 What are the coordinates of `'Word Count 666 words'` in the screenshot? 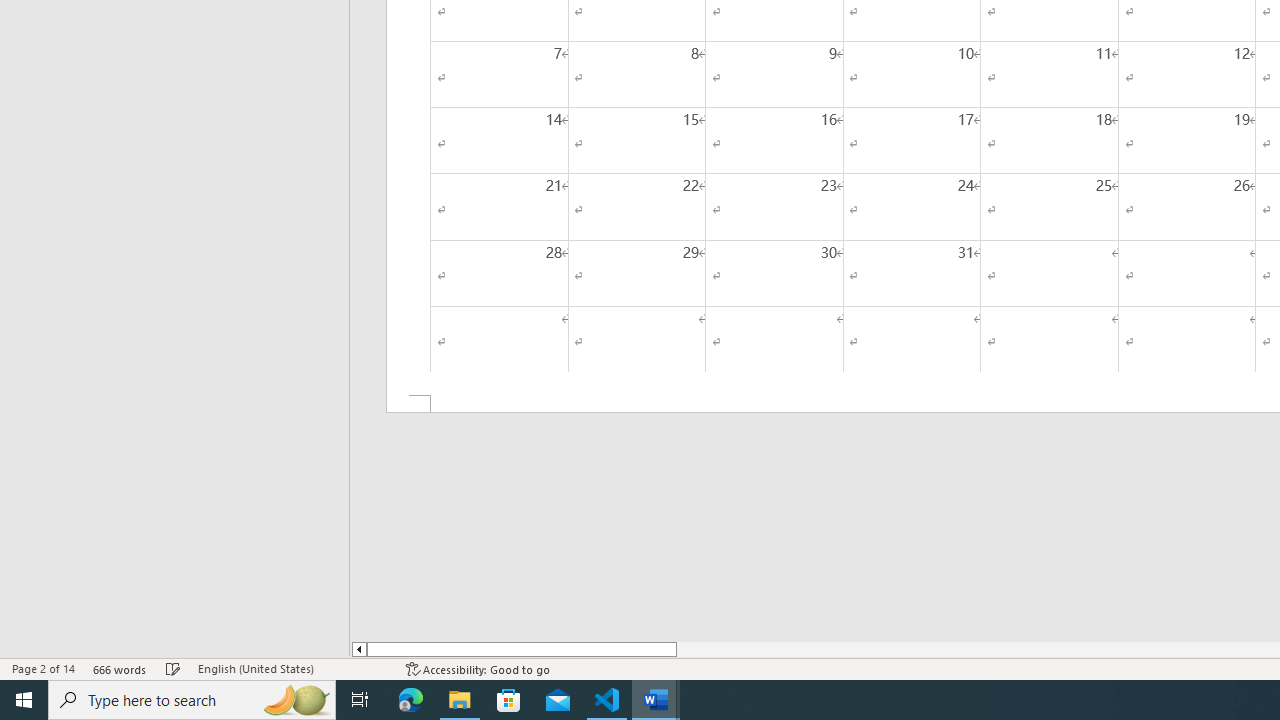 It's located at (119, 669).